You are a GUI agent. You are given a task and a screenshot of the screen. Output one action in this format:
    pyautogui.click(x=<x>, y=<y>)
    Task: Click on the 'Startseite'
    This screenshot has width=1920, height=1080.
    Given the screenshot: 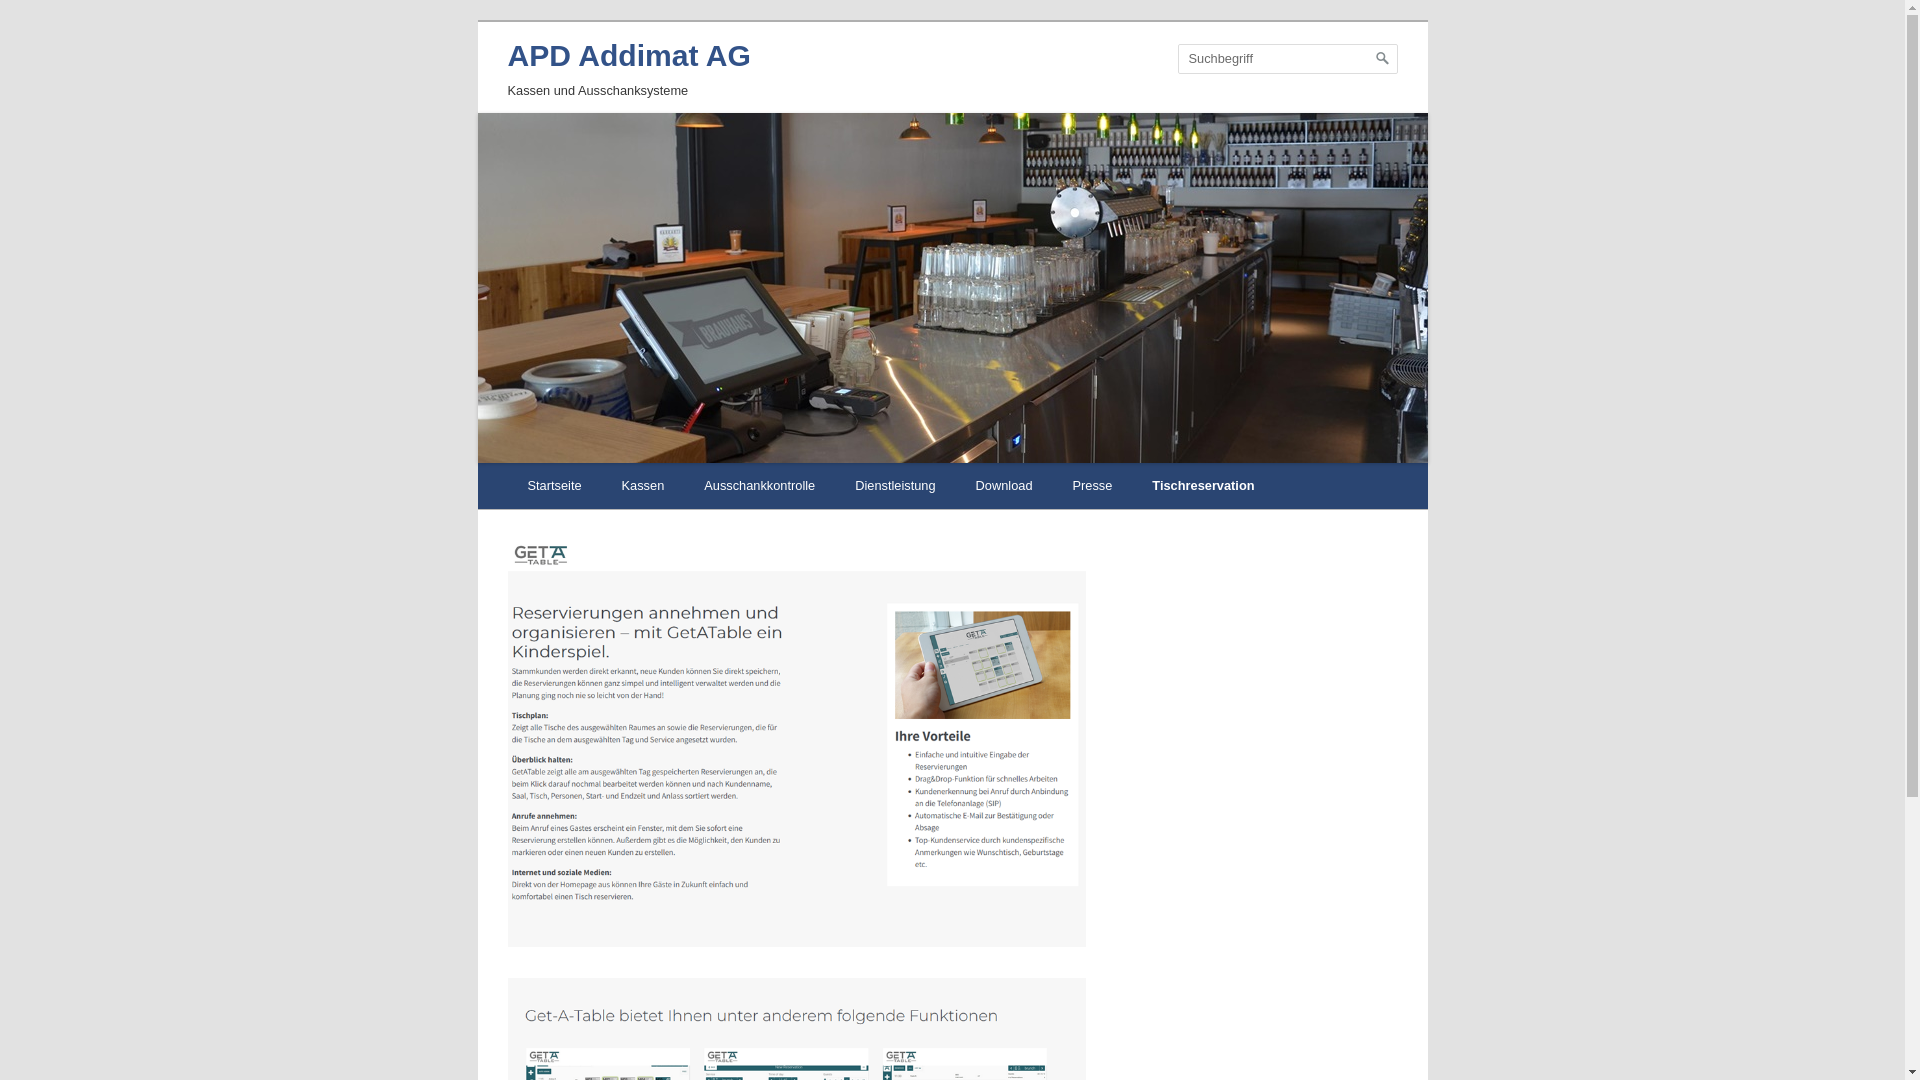 What is the action you would take?
    pyautogui.click(x=555, y=486)
    